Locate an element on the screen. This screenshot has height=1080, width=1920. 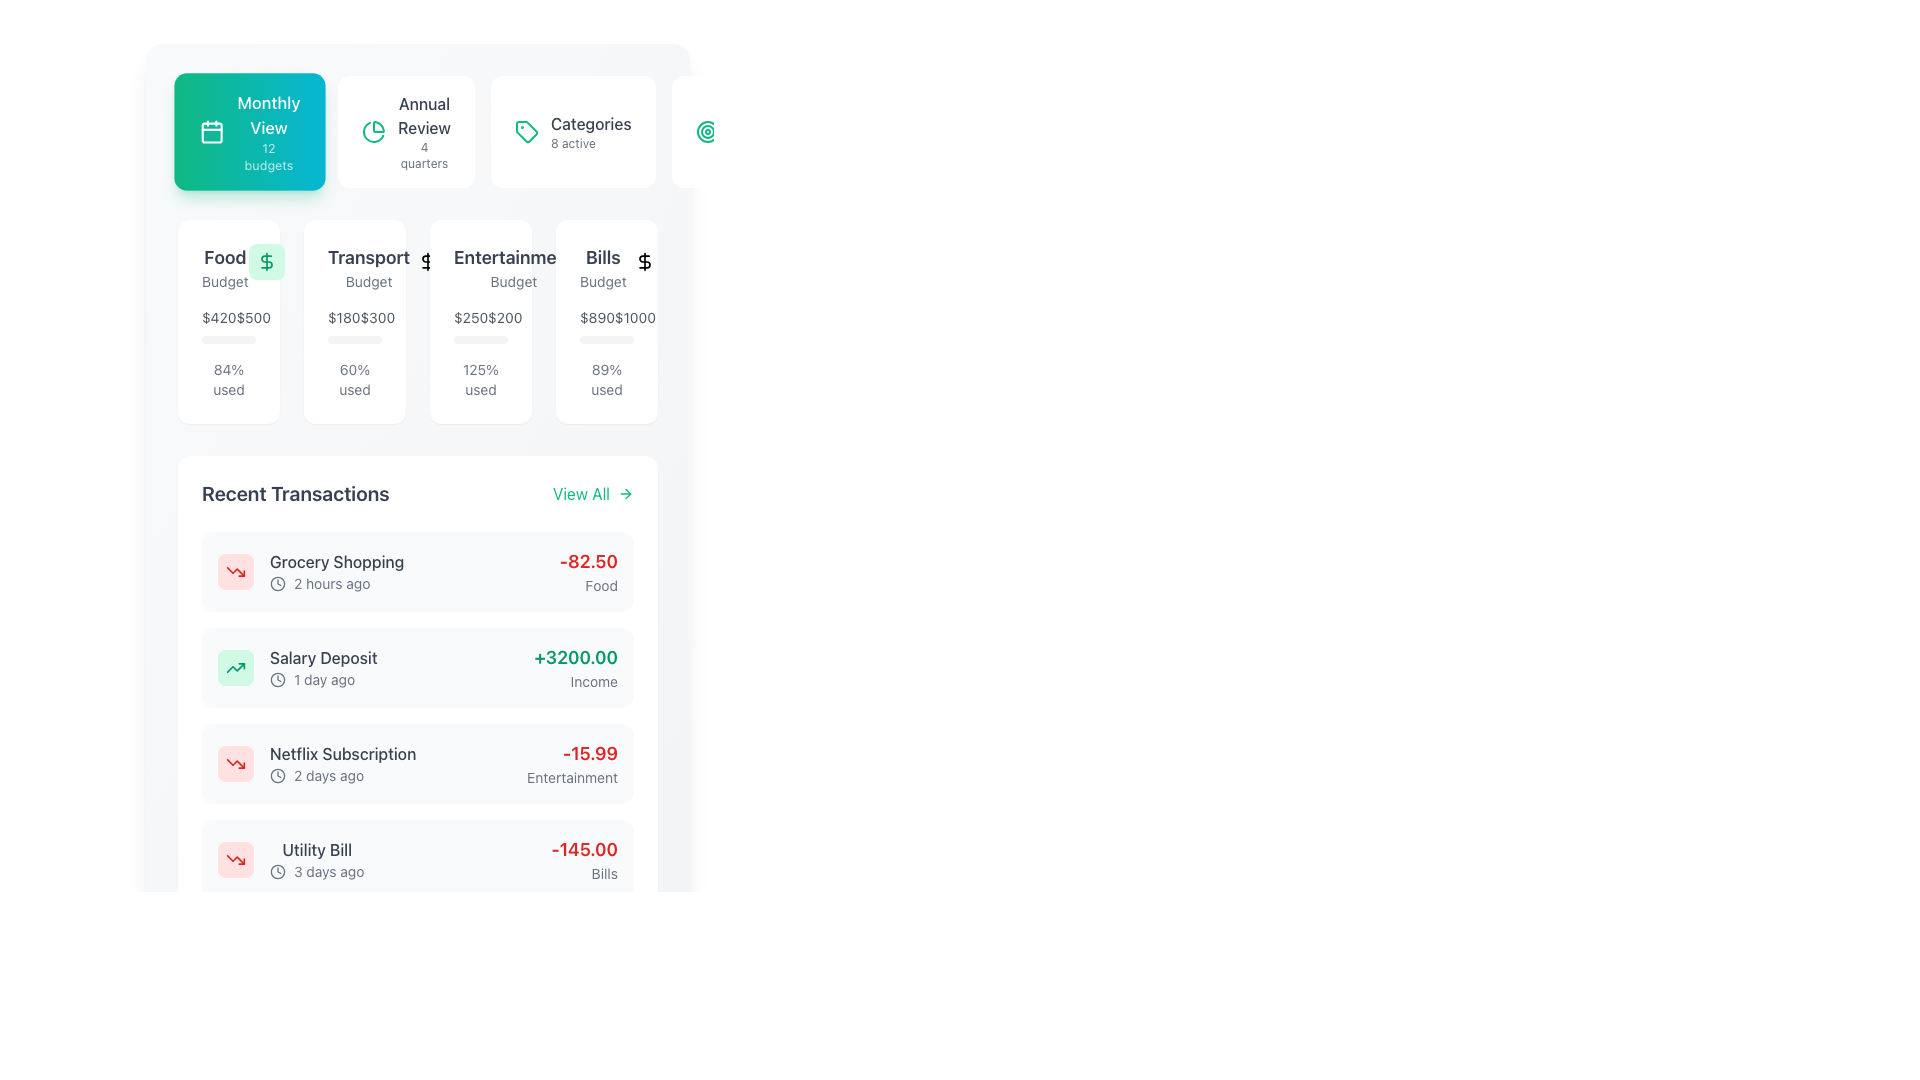
the second slice of the pie chart icon located in the top-right navigation section, next to the 'Annual Review' tab is located at coordinates (373, 132).